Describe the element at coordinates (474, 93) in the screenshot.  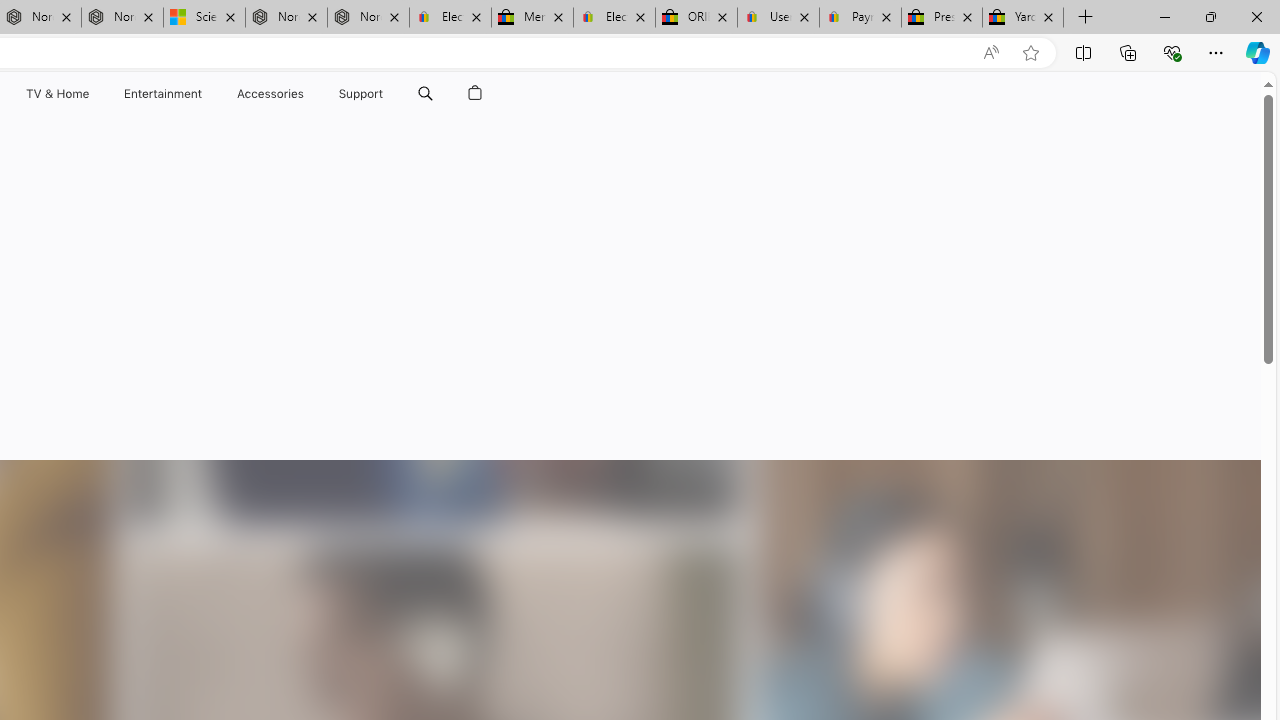
I see `'AutomationID: globalnav-bag'` at that location.